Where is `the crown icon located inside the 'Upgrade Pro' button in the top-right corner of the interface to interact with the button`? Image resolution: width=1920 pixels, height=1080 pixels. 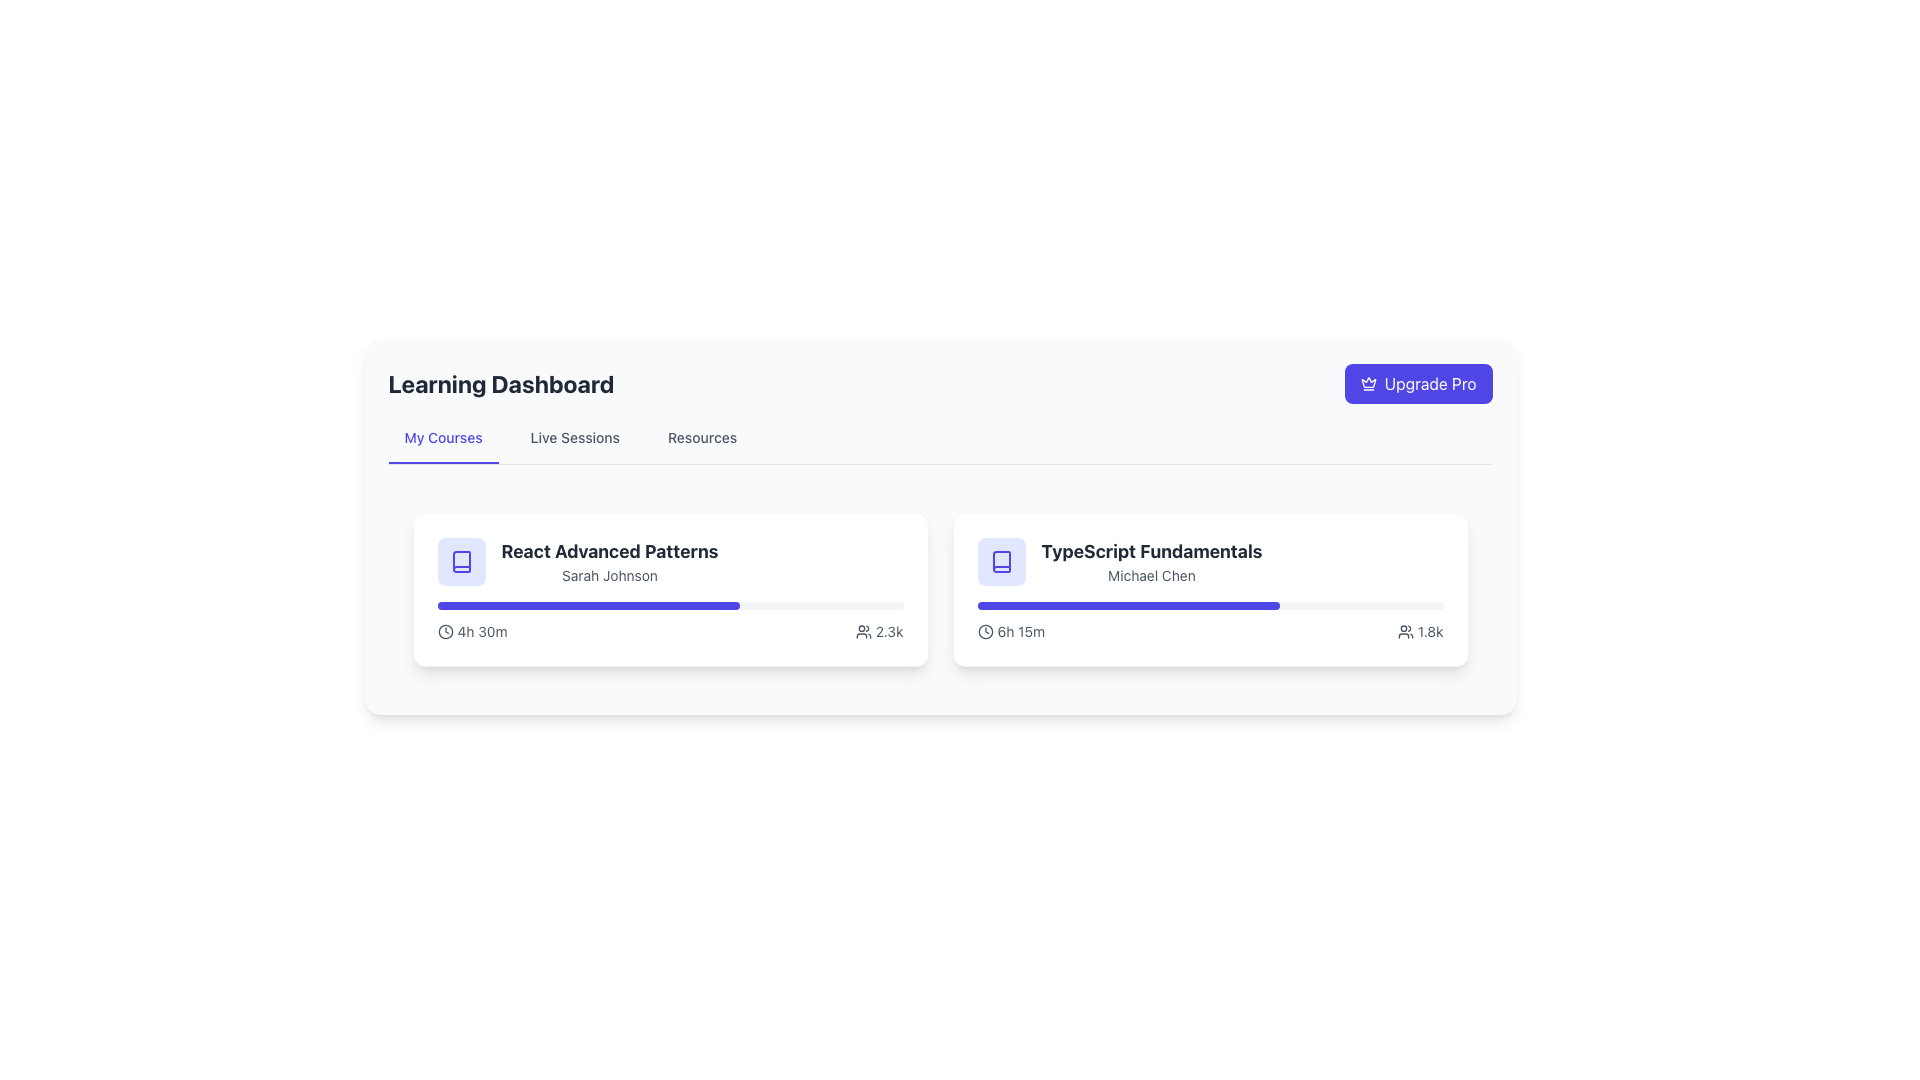 the crown icon located inside the 'Upgrade Pro' button in the top-right corner of the interface to interact with the button is located at coordinates (1367, 384).